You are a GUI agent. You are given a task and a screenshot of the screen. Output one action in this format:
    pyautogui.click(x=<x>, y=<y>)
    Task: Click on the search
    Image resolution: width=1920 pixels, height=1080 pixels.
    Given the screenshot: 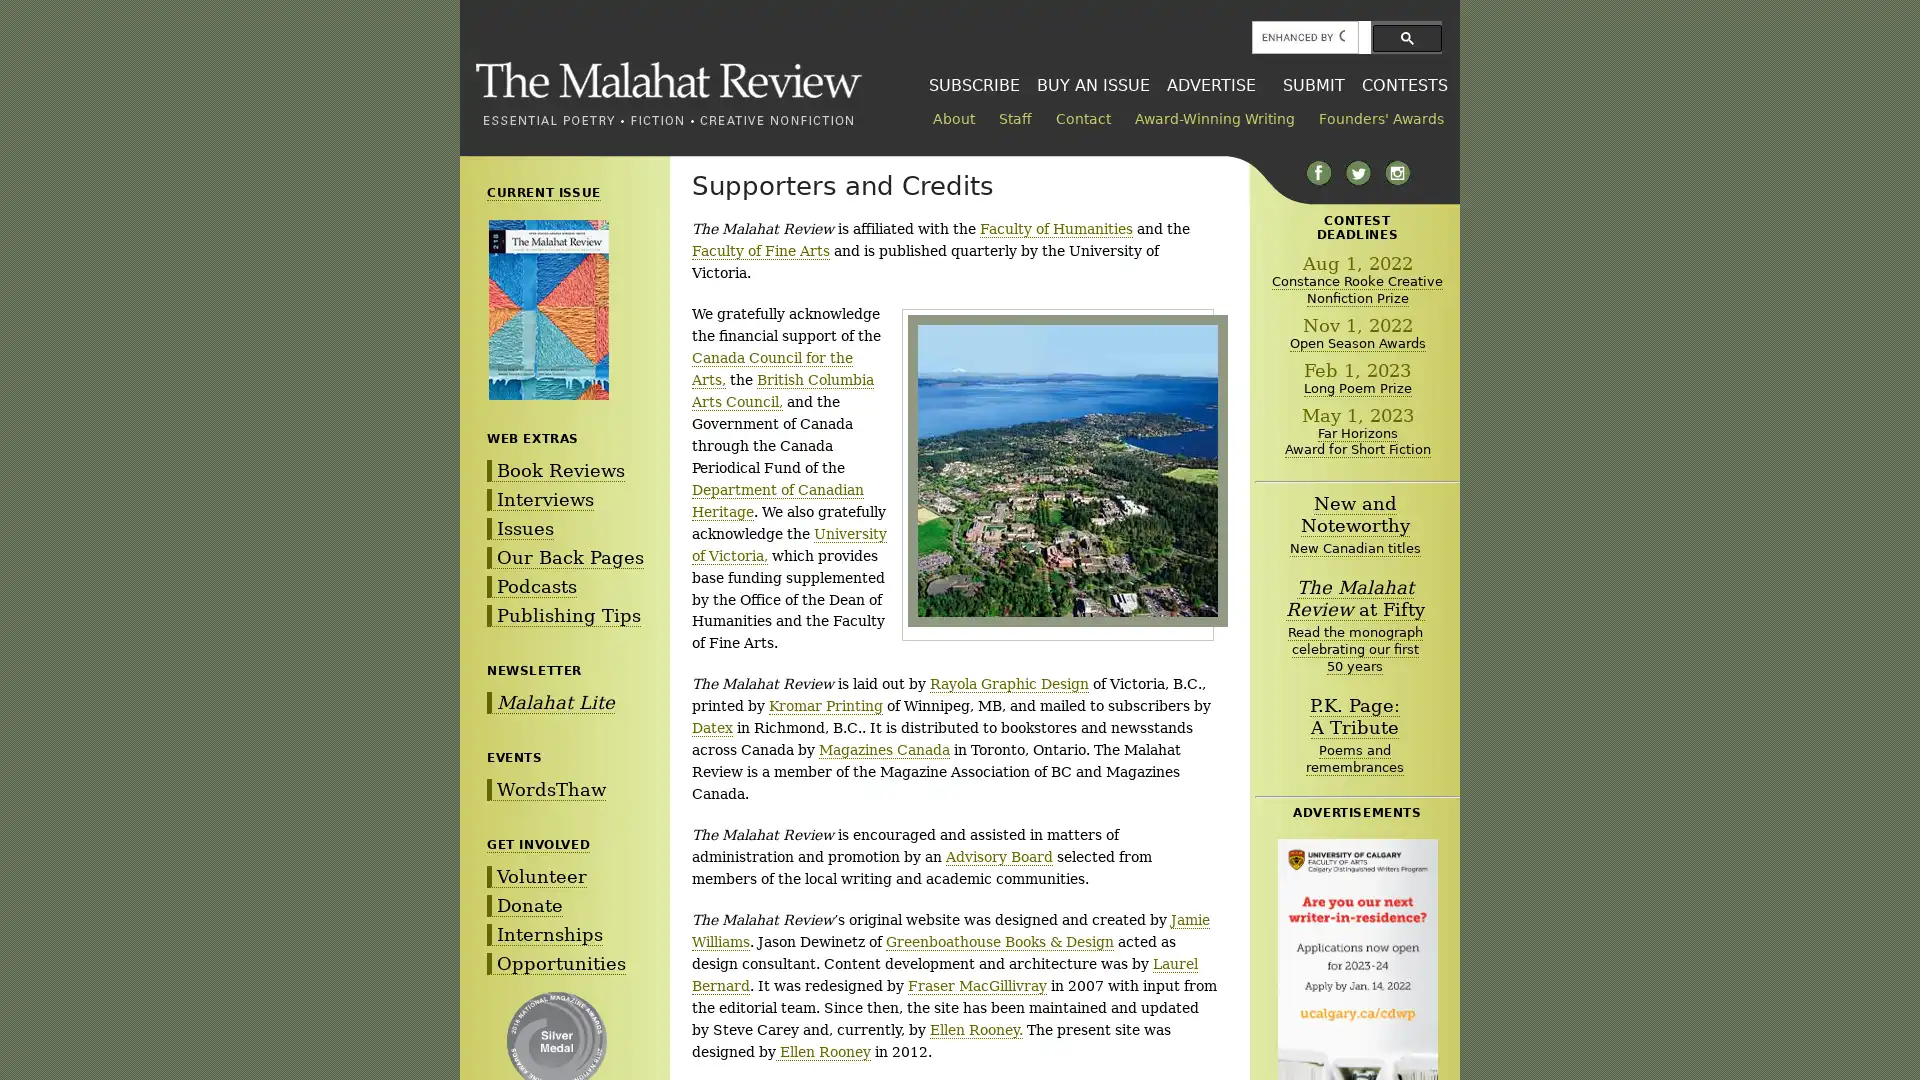 What is the action you would take?
    pyautogui.click(x=1406, y=37)
    